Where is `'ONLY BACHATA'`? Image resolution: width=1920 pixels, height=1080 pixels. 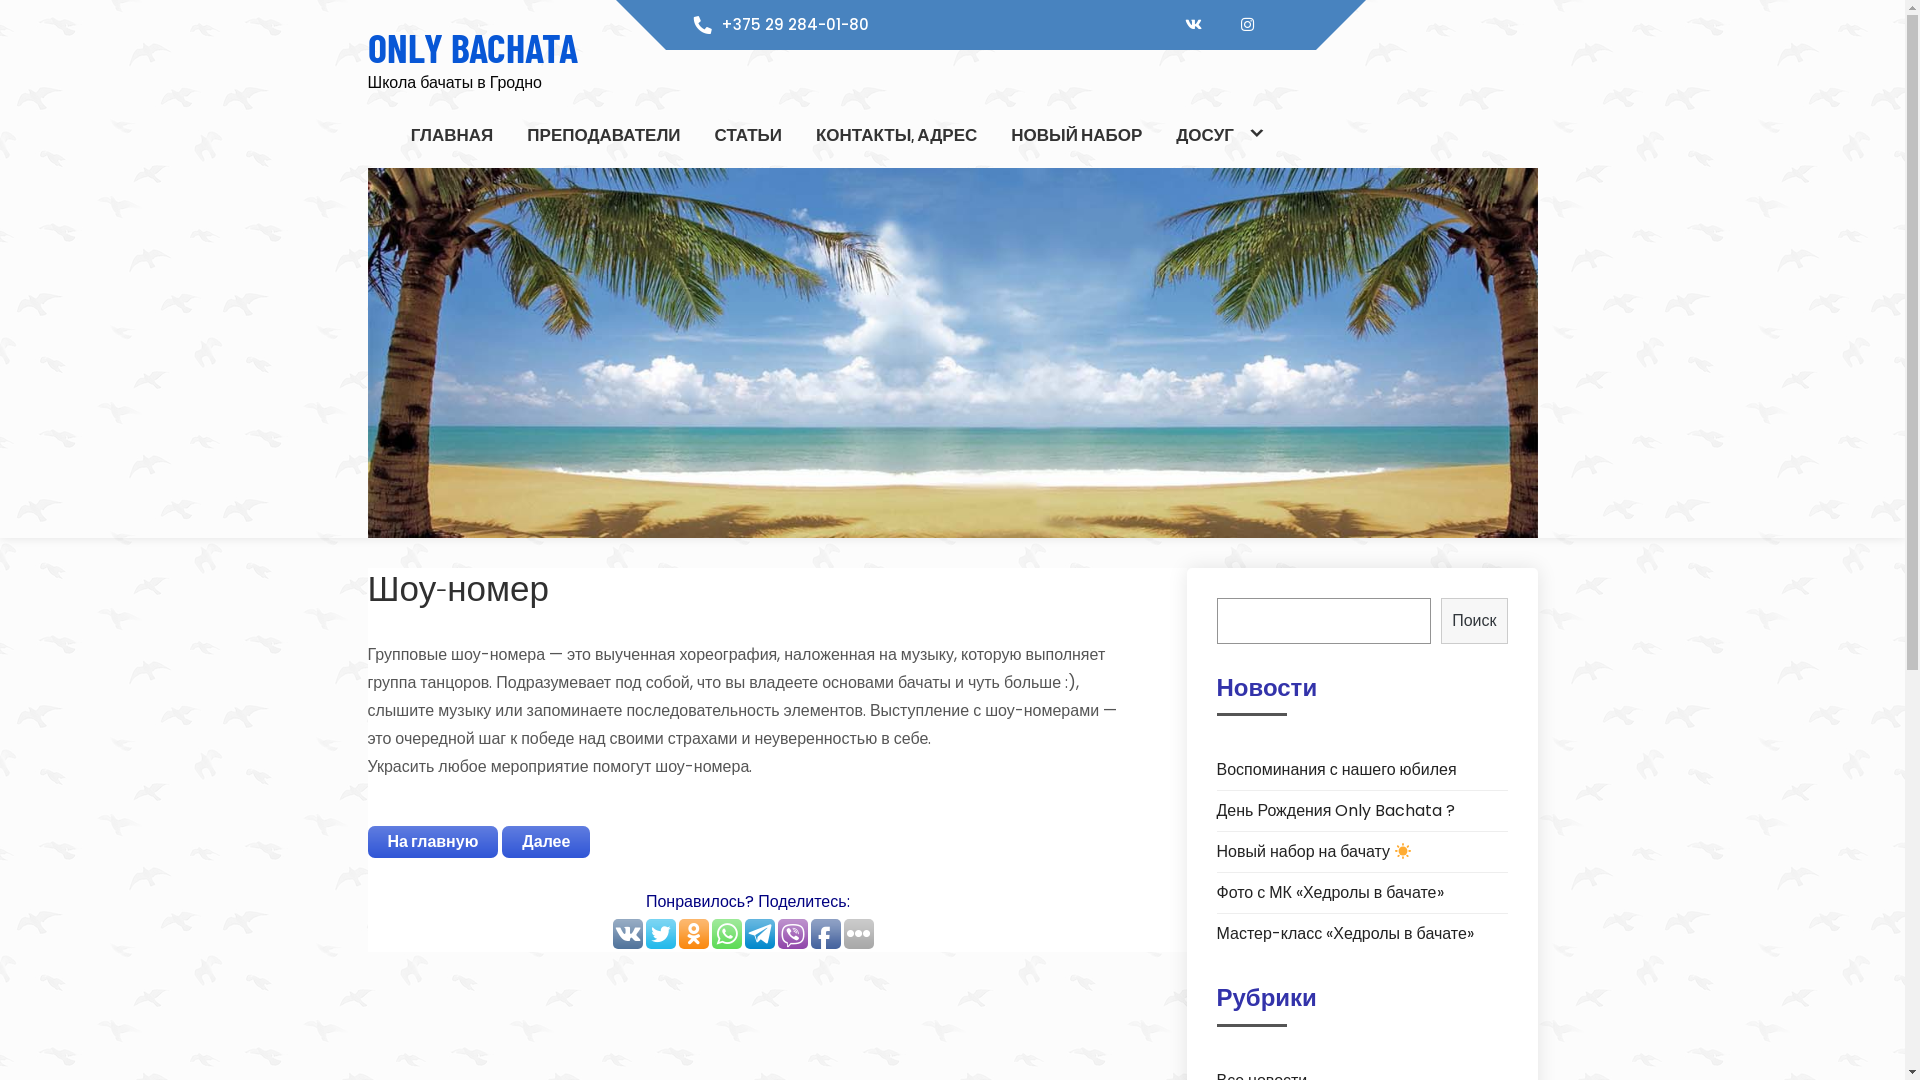 'ONLY BACHATA' is located at coordinates (472, 45).